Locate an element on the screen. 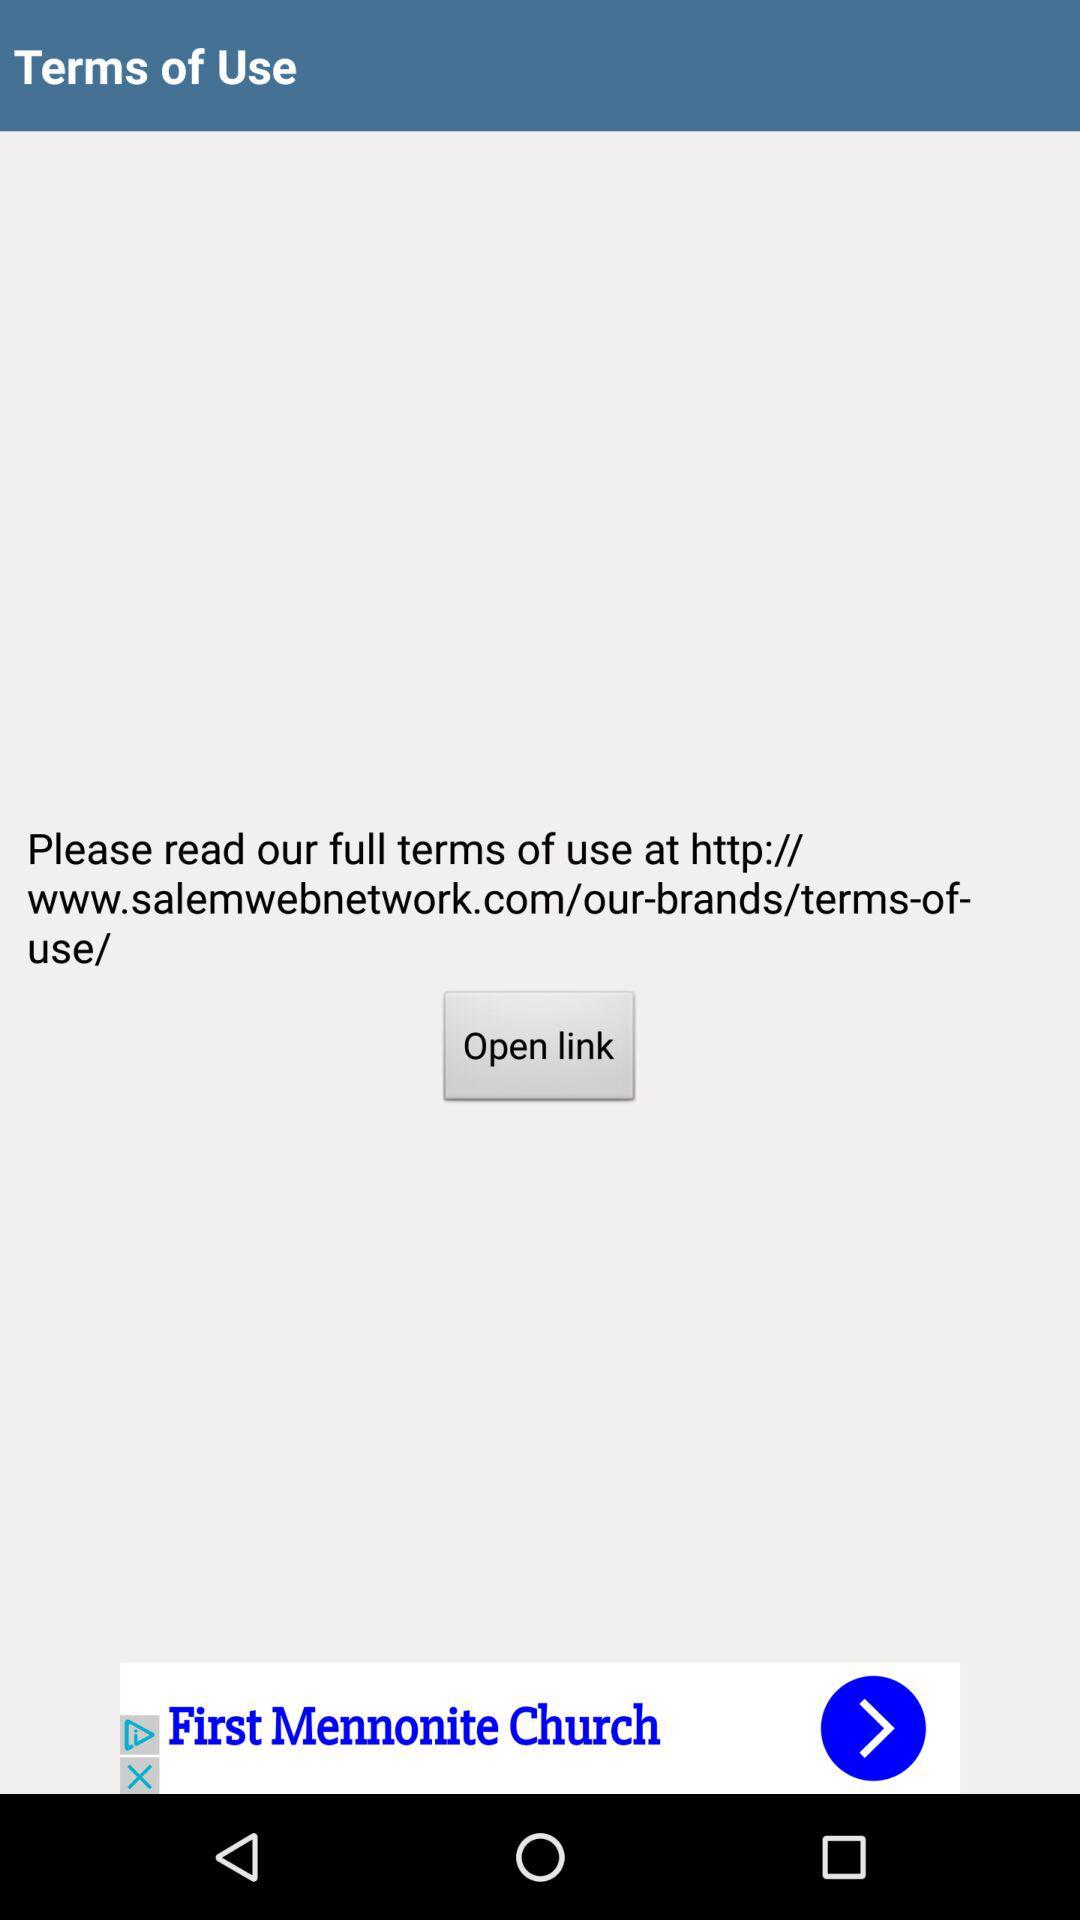 This screenshot has height=1920, width=1080. advertising area is located at coordinates (540, 1727).